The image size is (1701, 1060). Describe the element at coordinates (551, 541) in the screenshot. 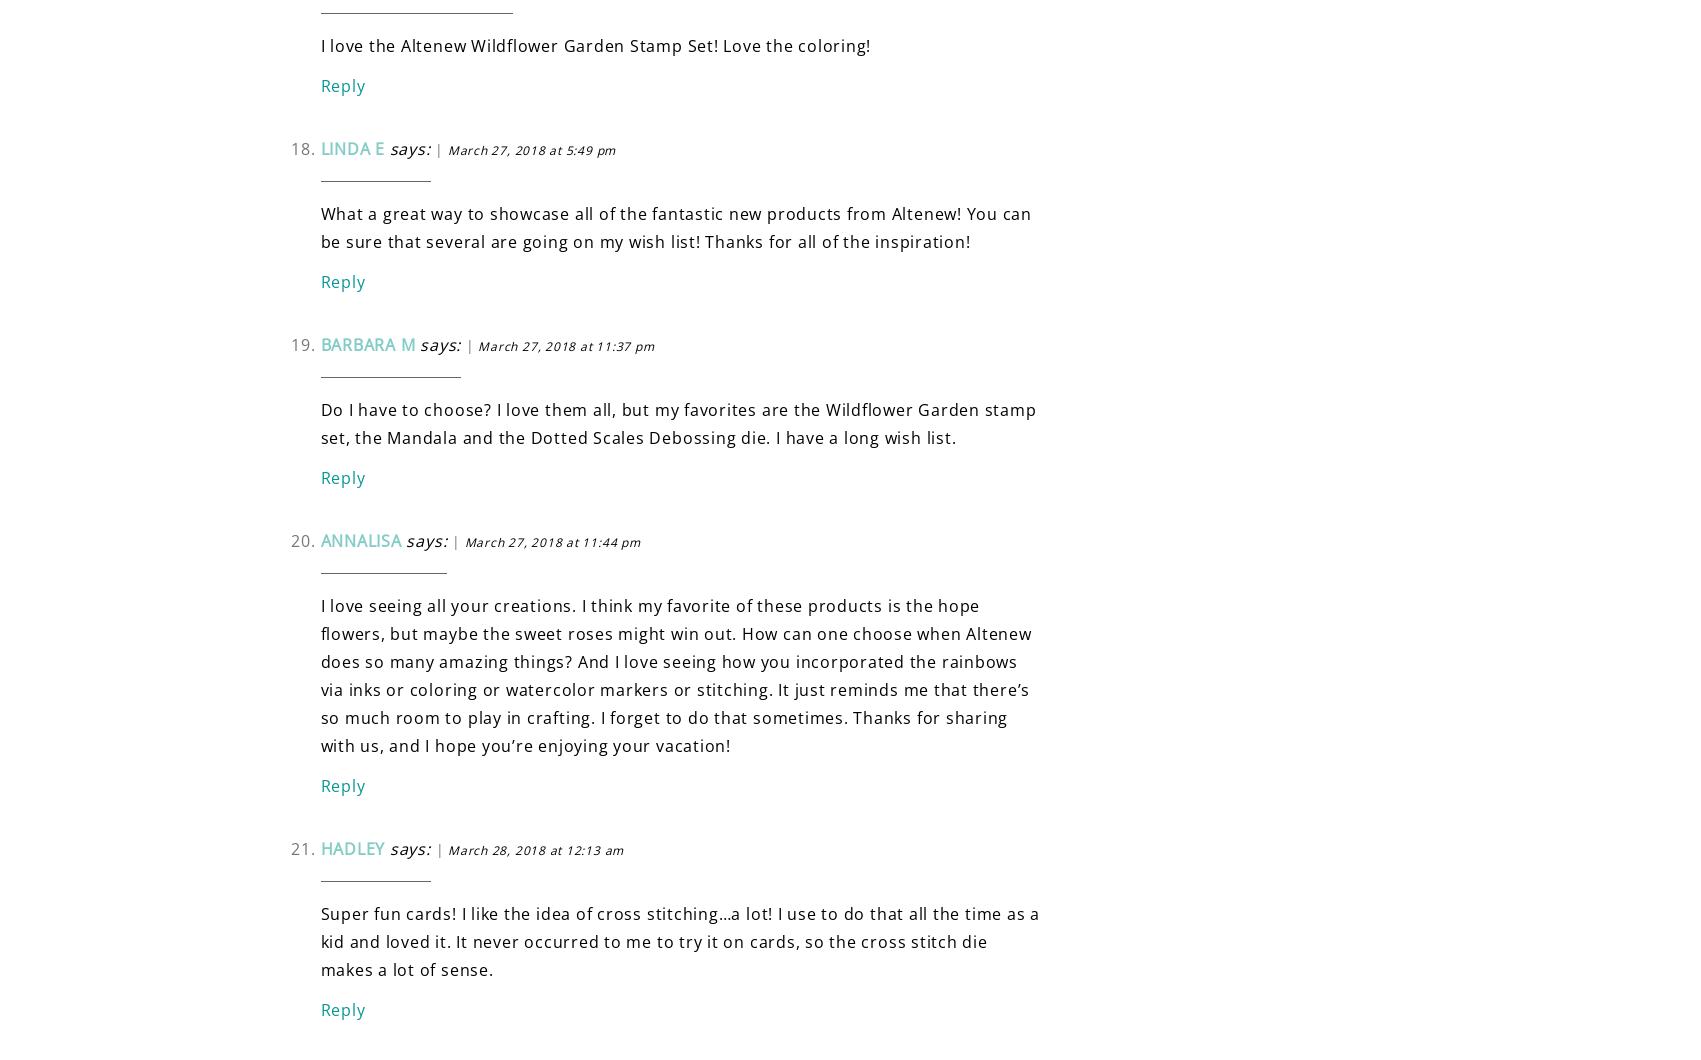

I see `'March 27, 2018 at 11:44 pm'` at that location.